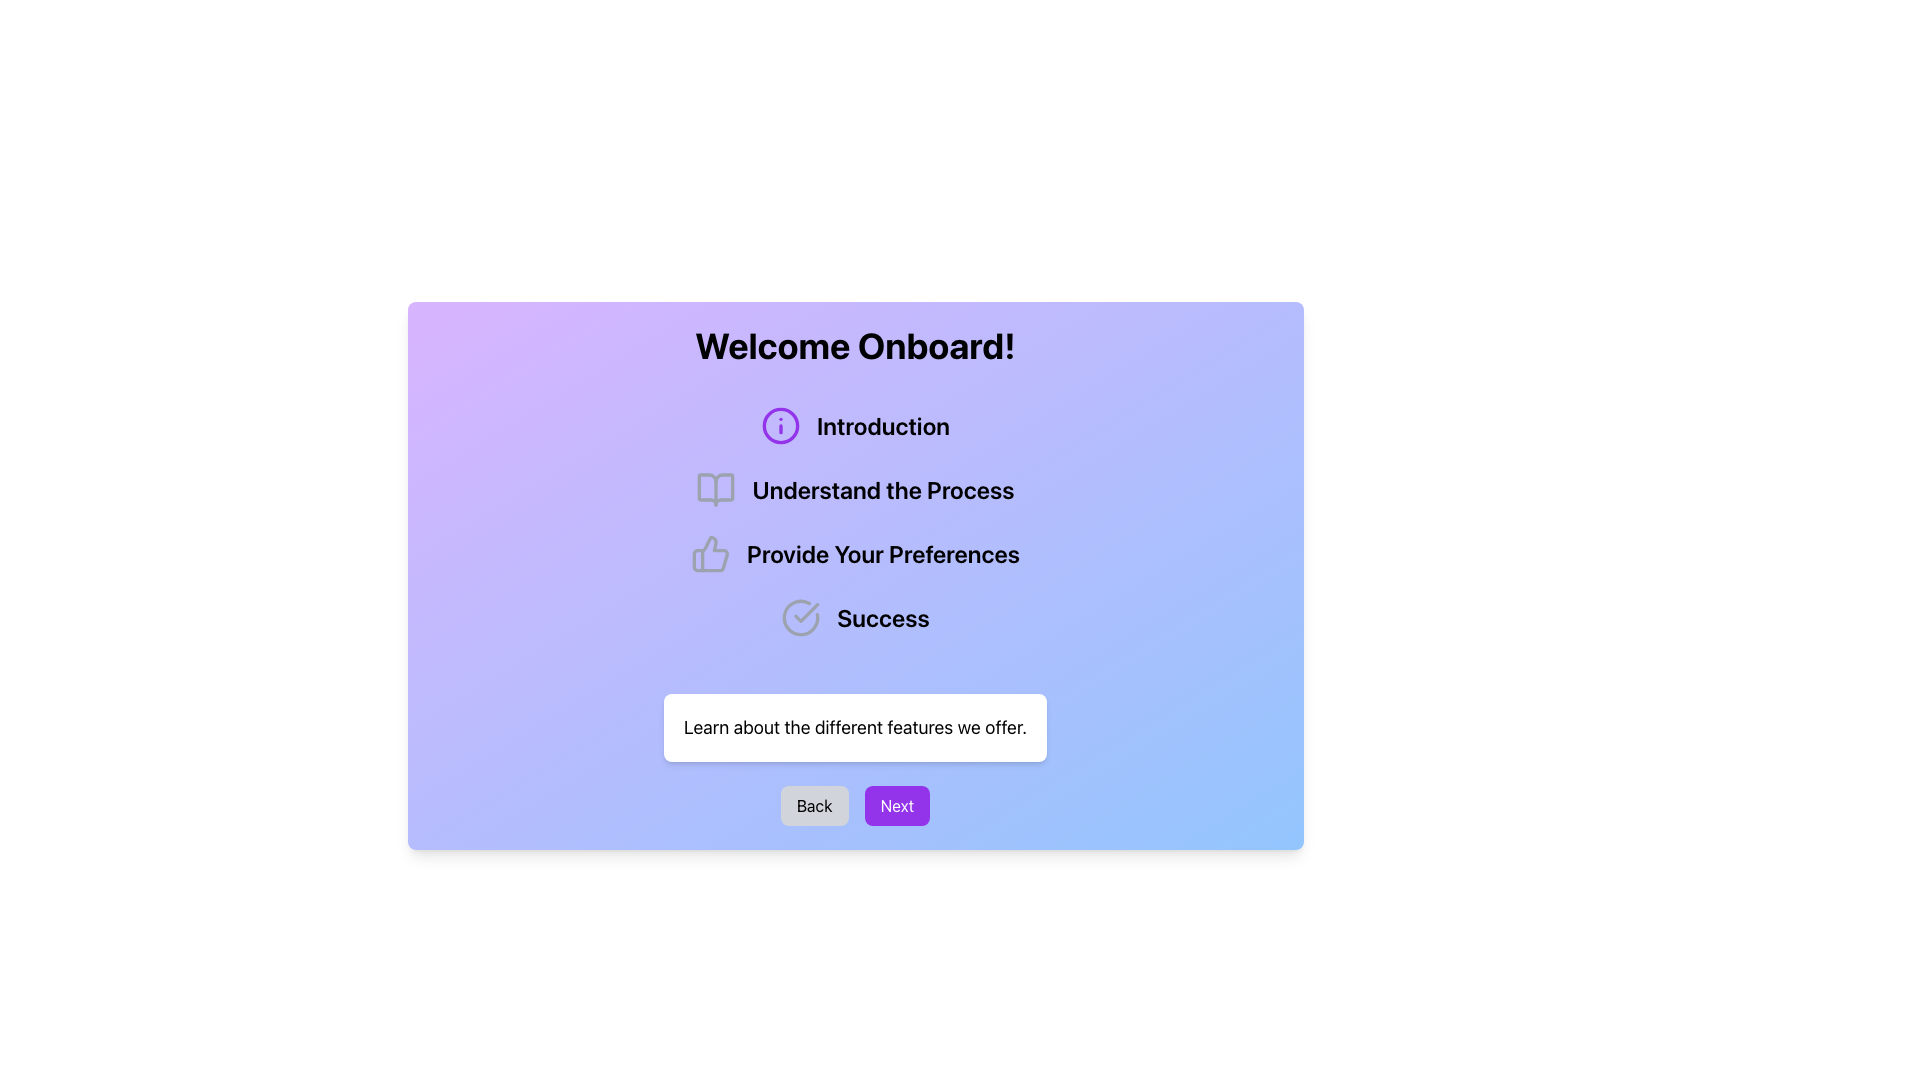  What do you see at coordinates (855, 616) in the screenshot?
I see `the 'Success' UI Label with an Icon, which features a gray circular check mark and bold black text` at bounding box center [855, 616].